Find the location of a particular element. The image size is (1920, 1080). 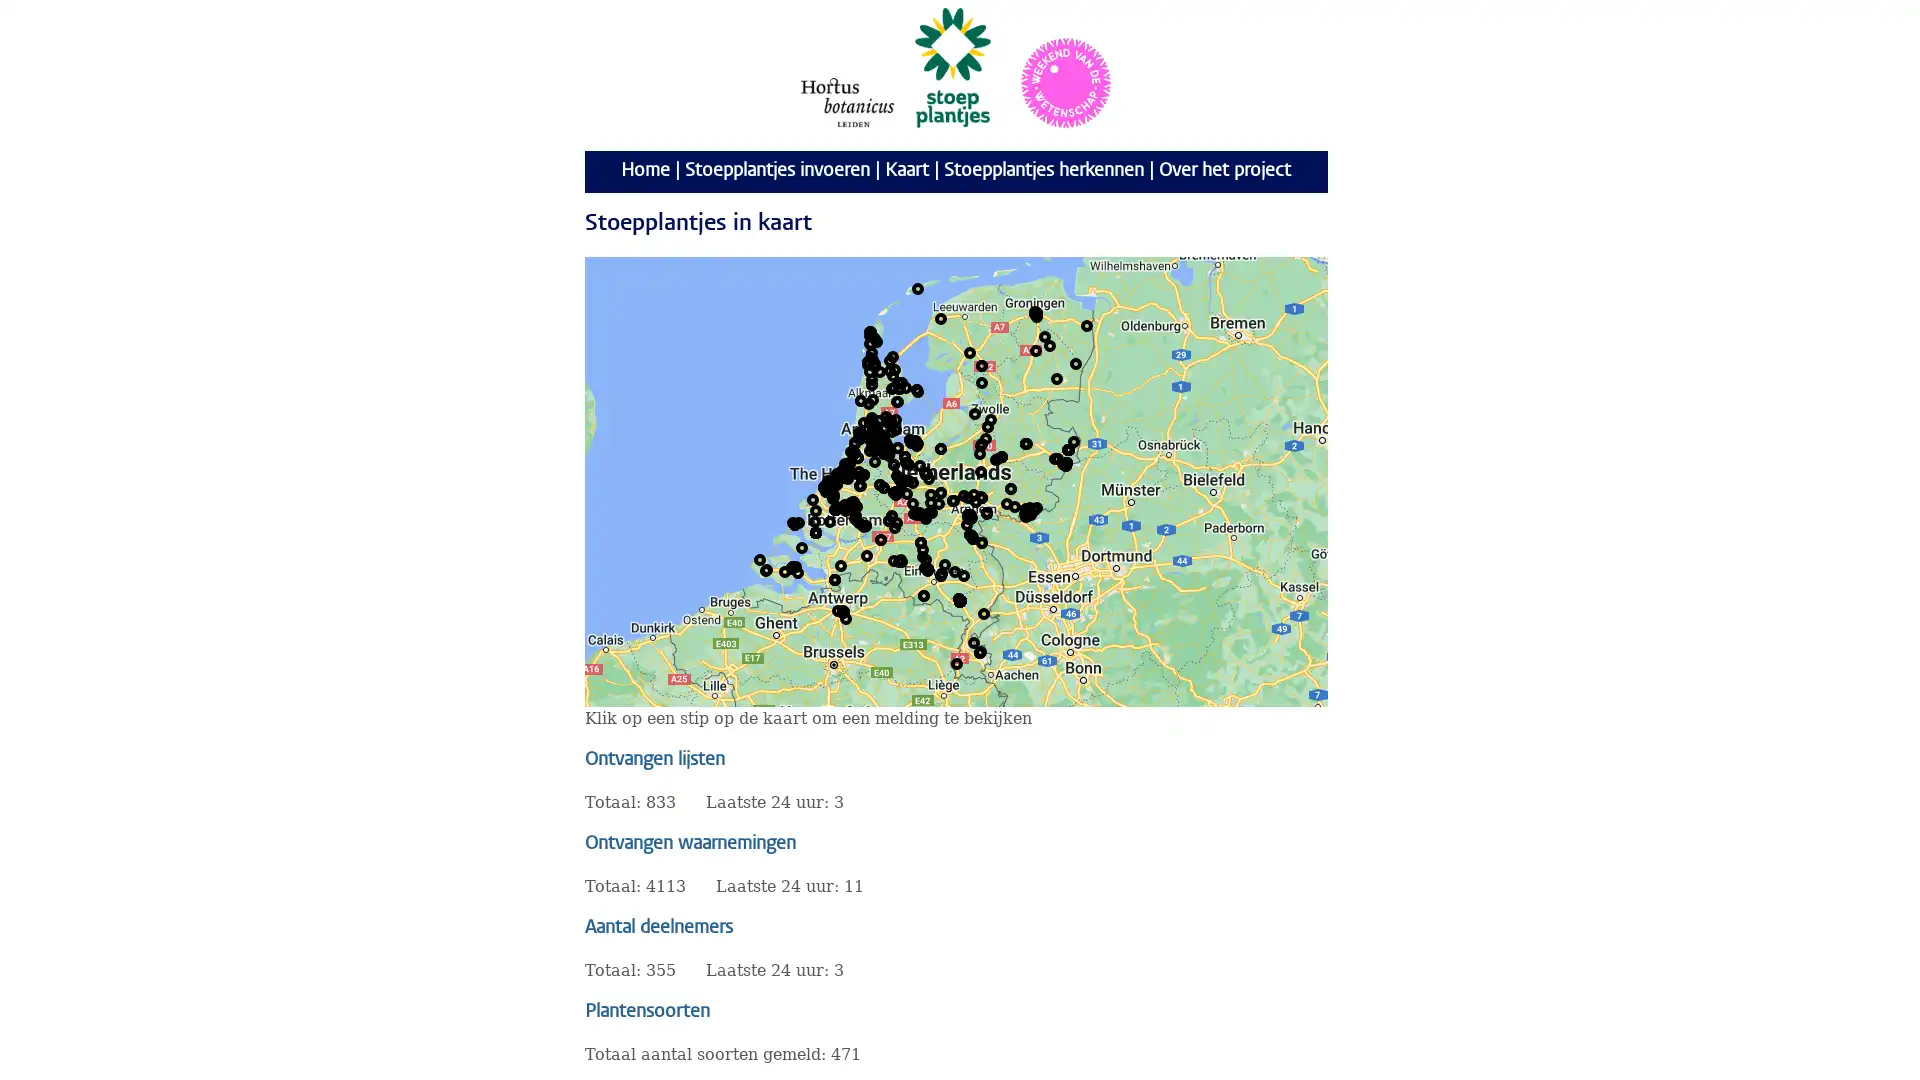

Telling van Julia v. B. op 21 april 2022 is located at coordinates (882, 439).